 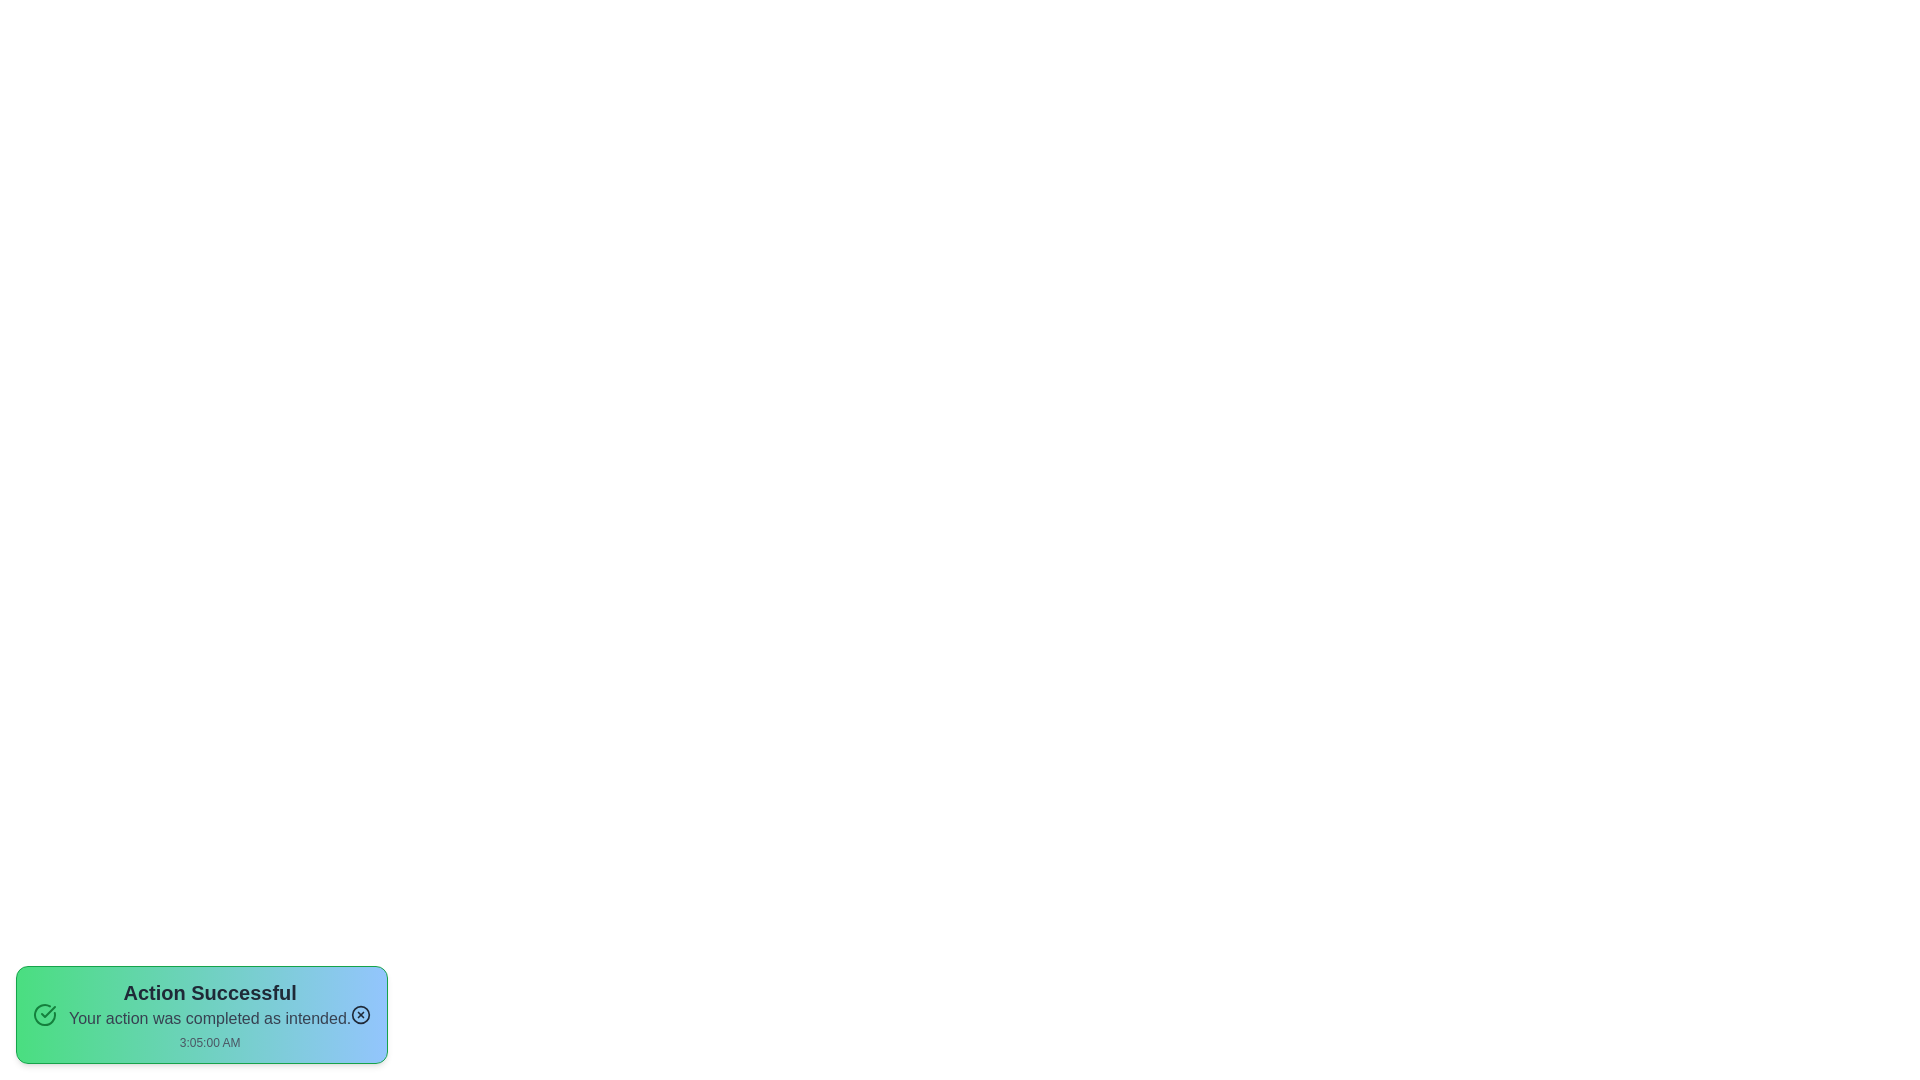 I want to click on the dismiss button to close the notification, so click(x=360, y=1014).